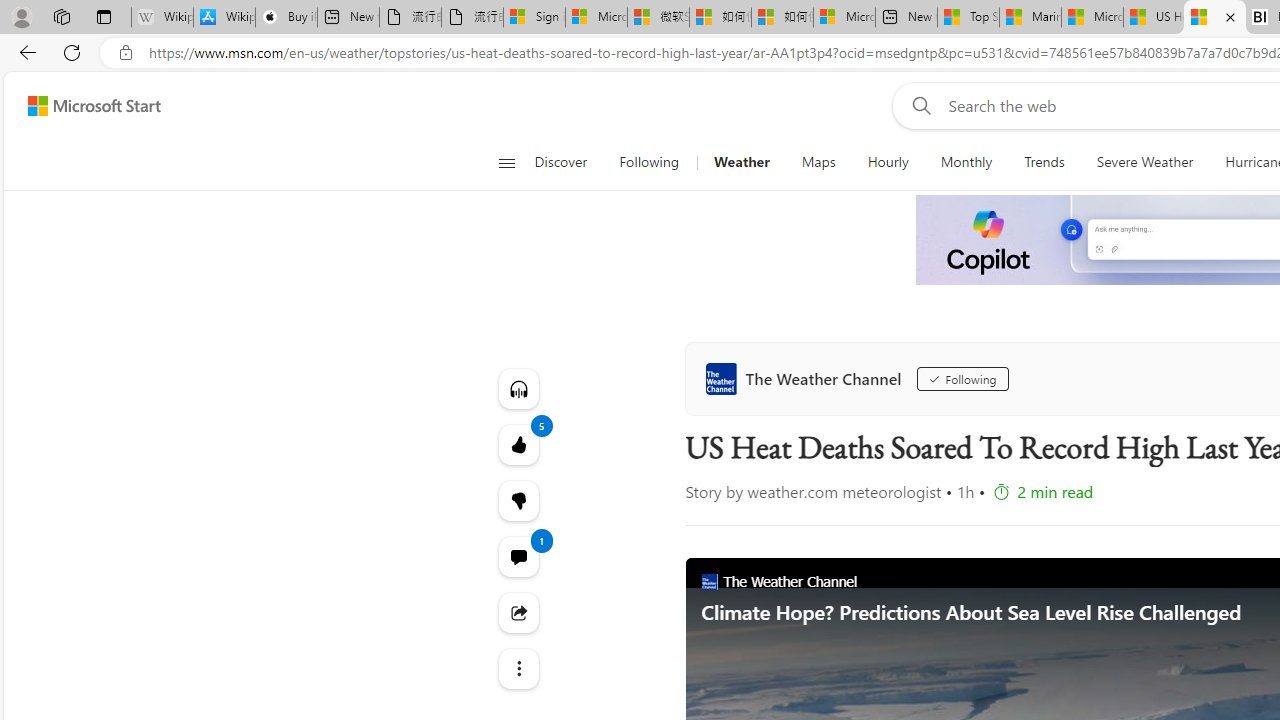 This screenshot has height=720, width=1280. Describe the element at coordinates (887, 162) in the screenshot. I see `'Hourly'` at that location.